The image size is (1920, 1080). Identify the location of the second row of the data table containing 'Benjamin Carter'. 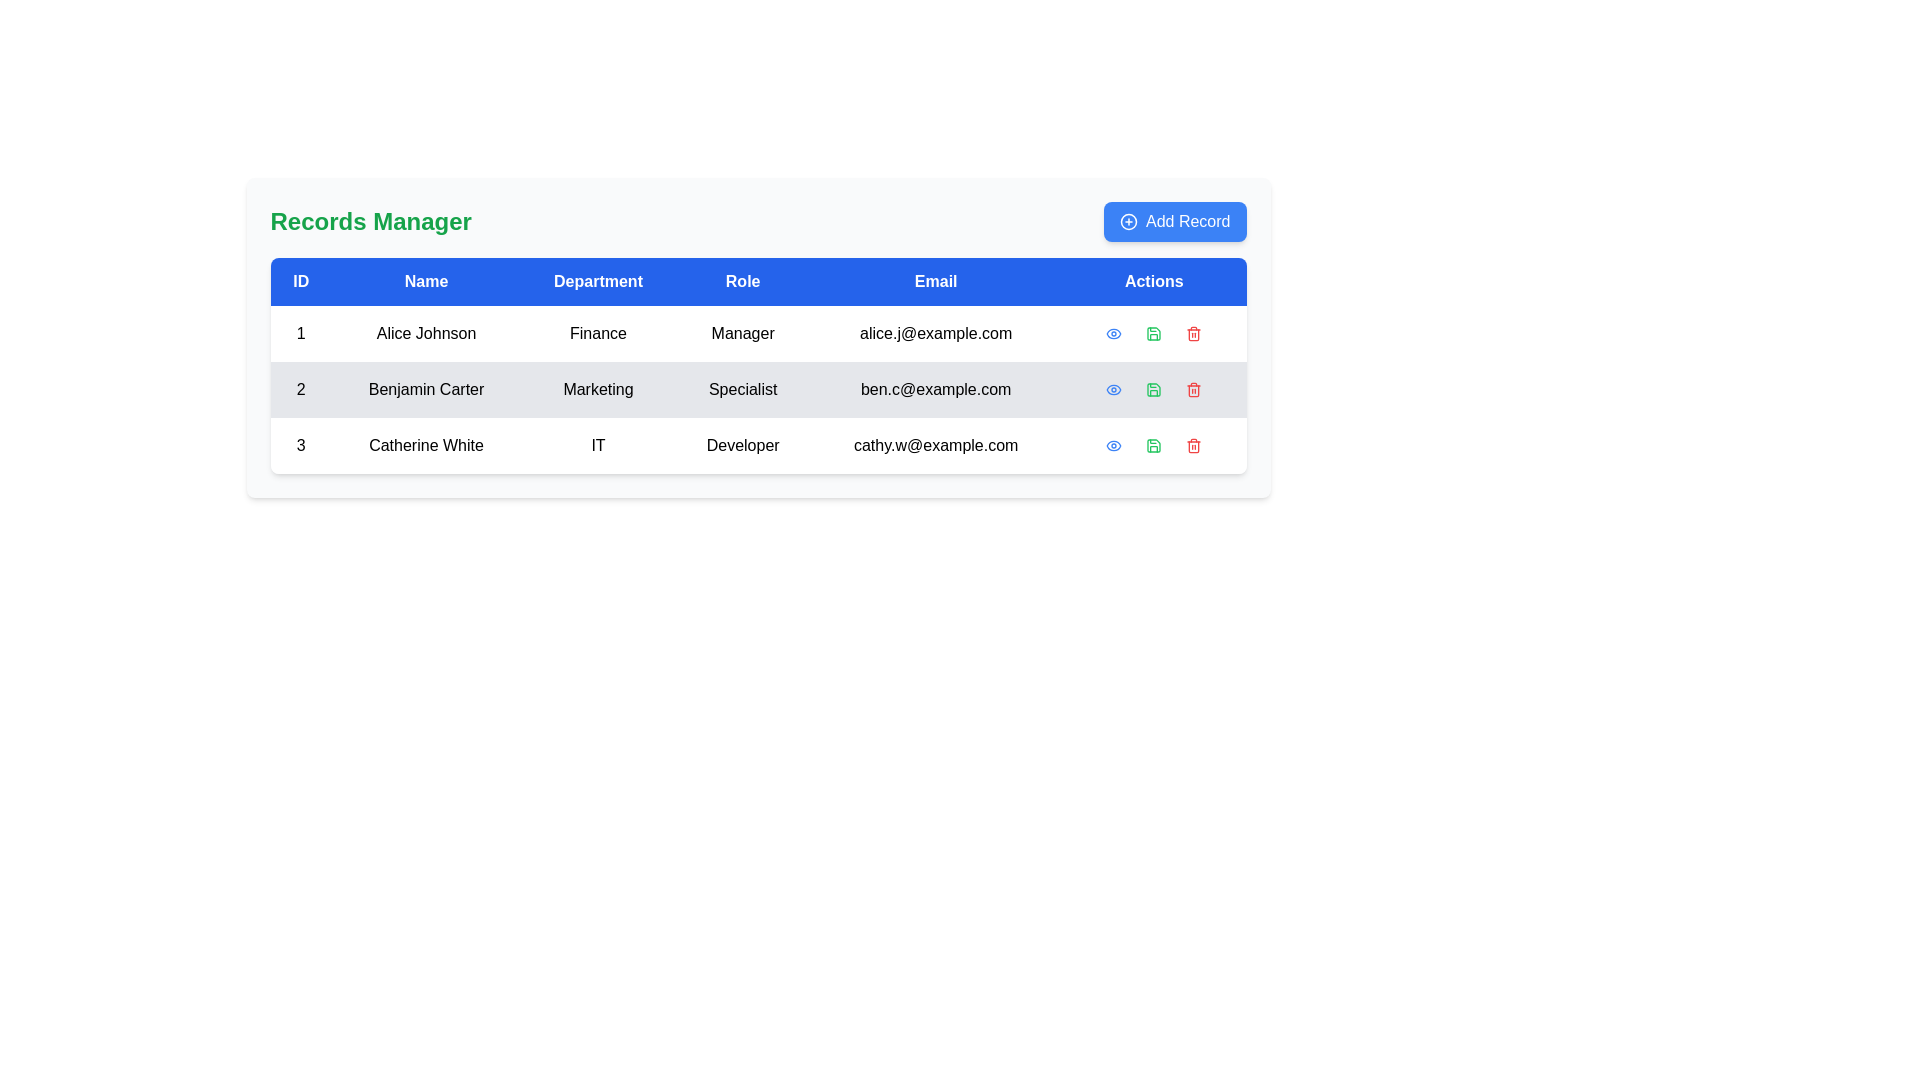
(757, 389).